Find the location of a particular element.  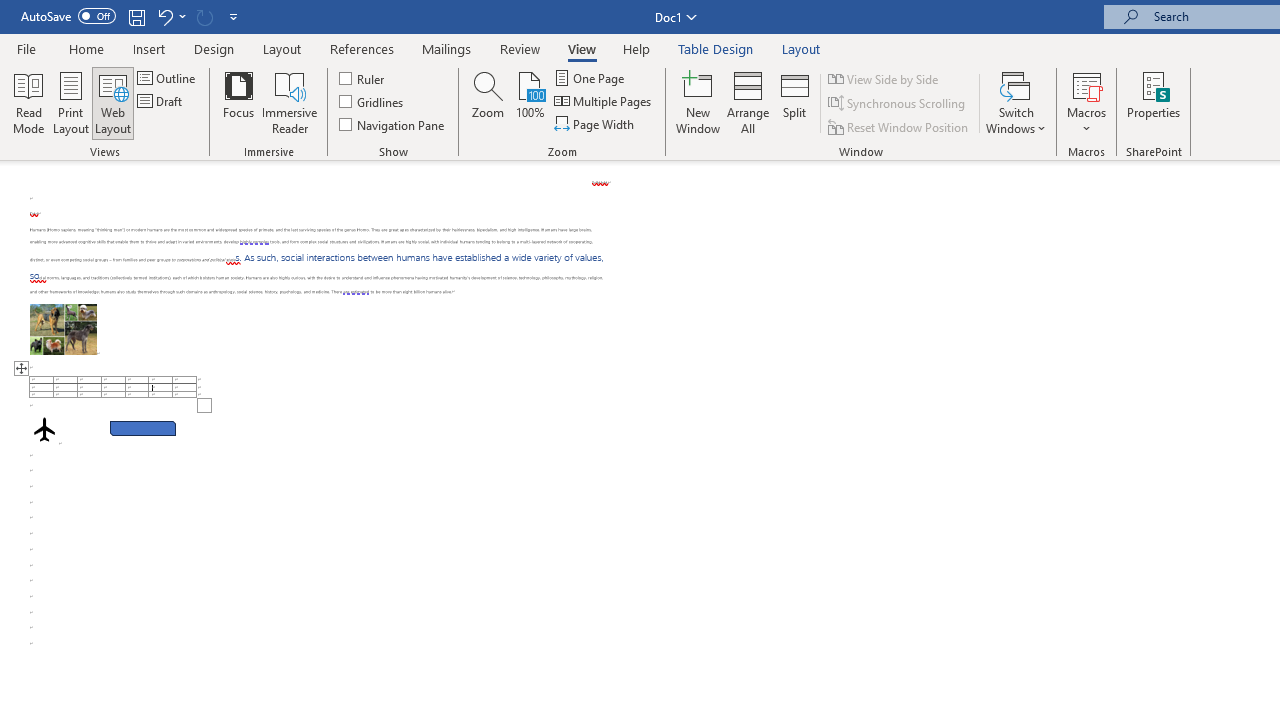

'Home' is located at coordinates (85, 48).